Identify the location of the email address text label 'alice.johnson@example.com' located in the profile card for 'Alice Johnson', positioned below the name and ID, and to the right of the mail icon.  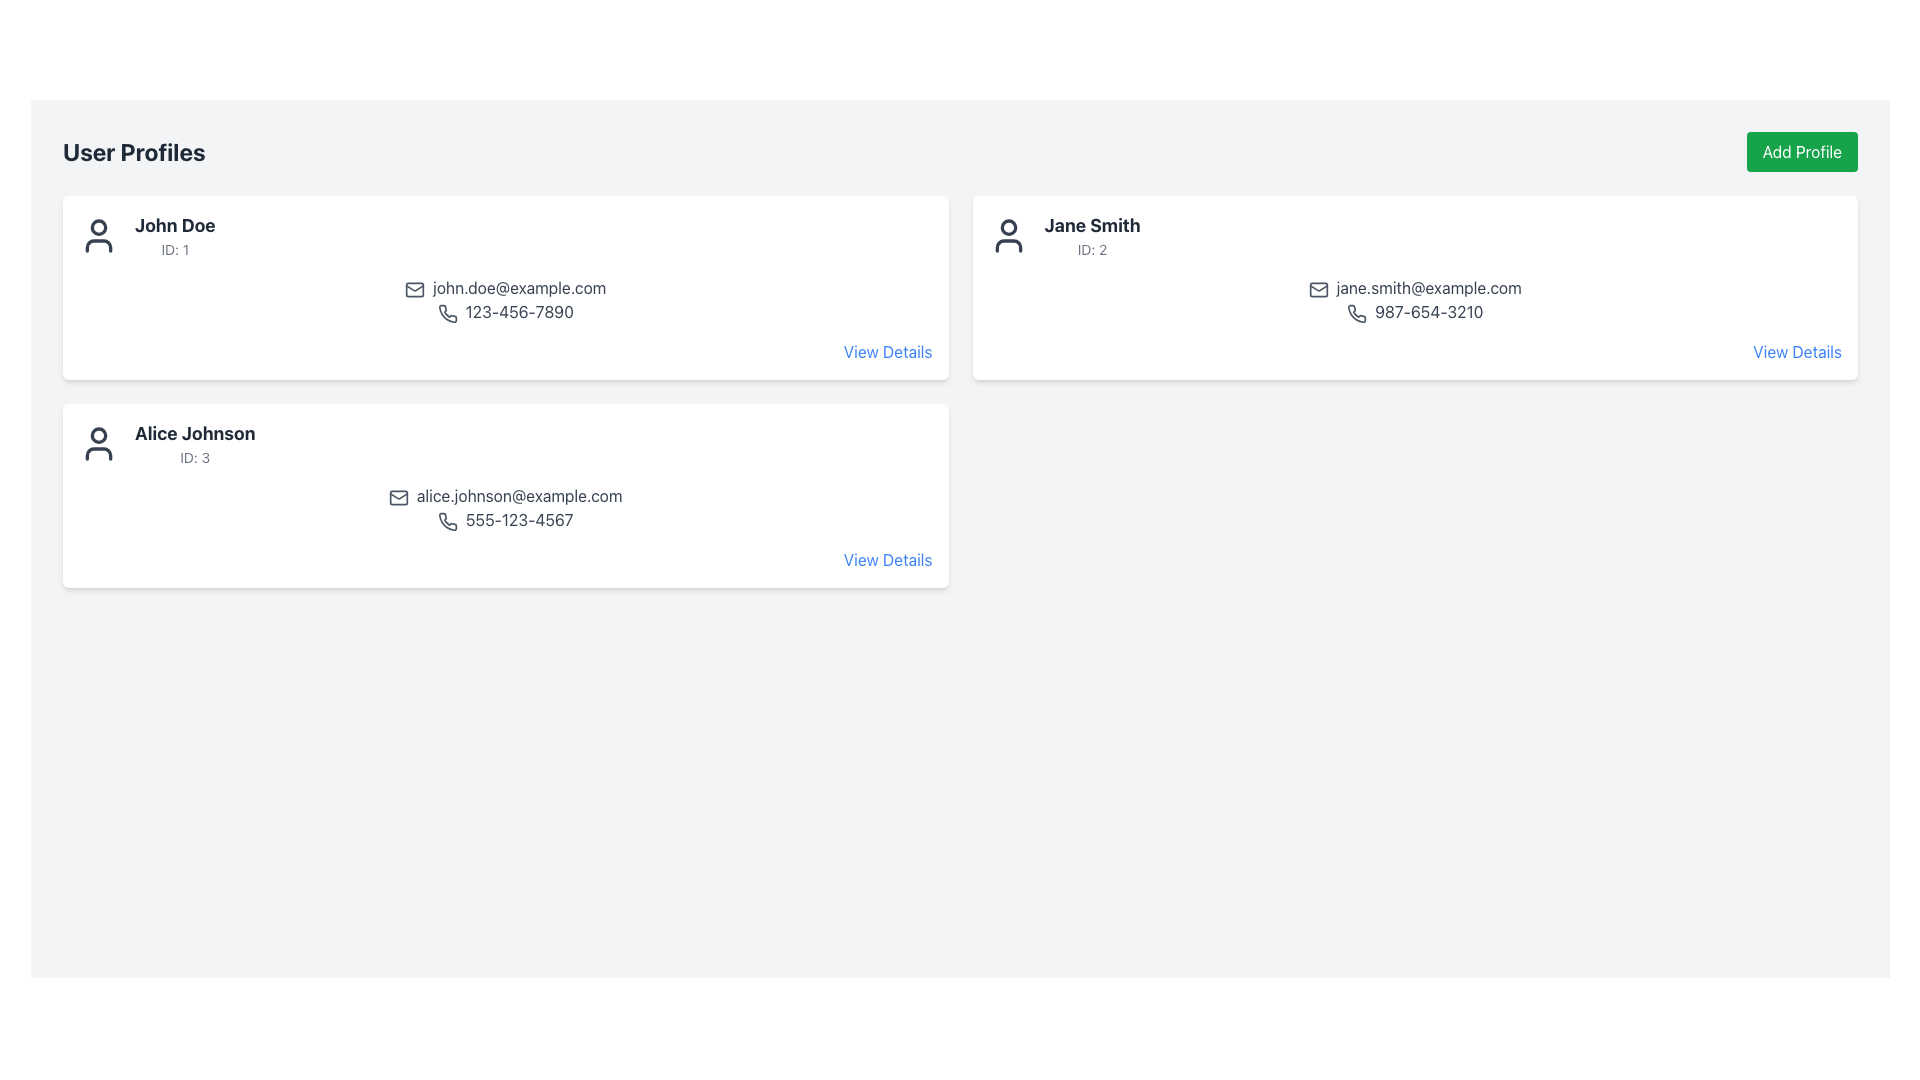
(505, 495).